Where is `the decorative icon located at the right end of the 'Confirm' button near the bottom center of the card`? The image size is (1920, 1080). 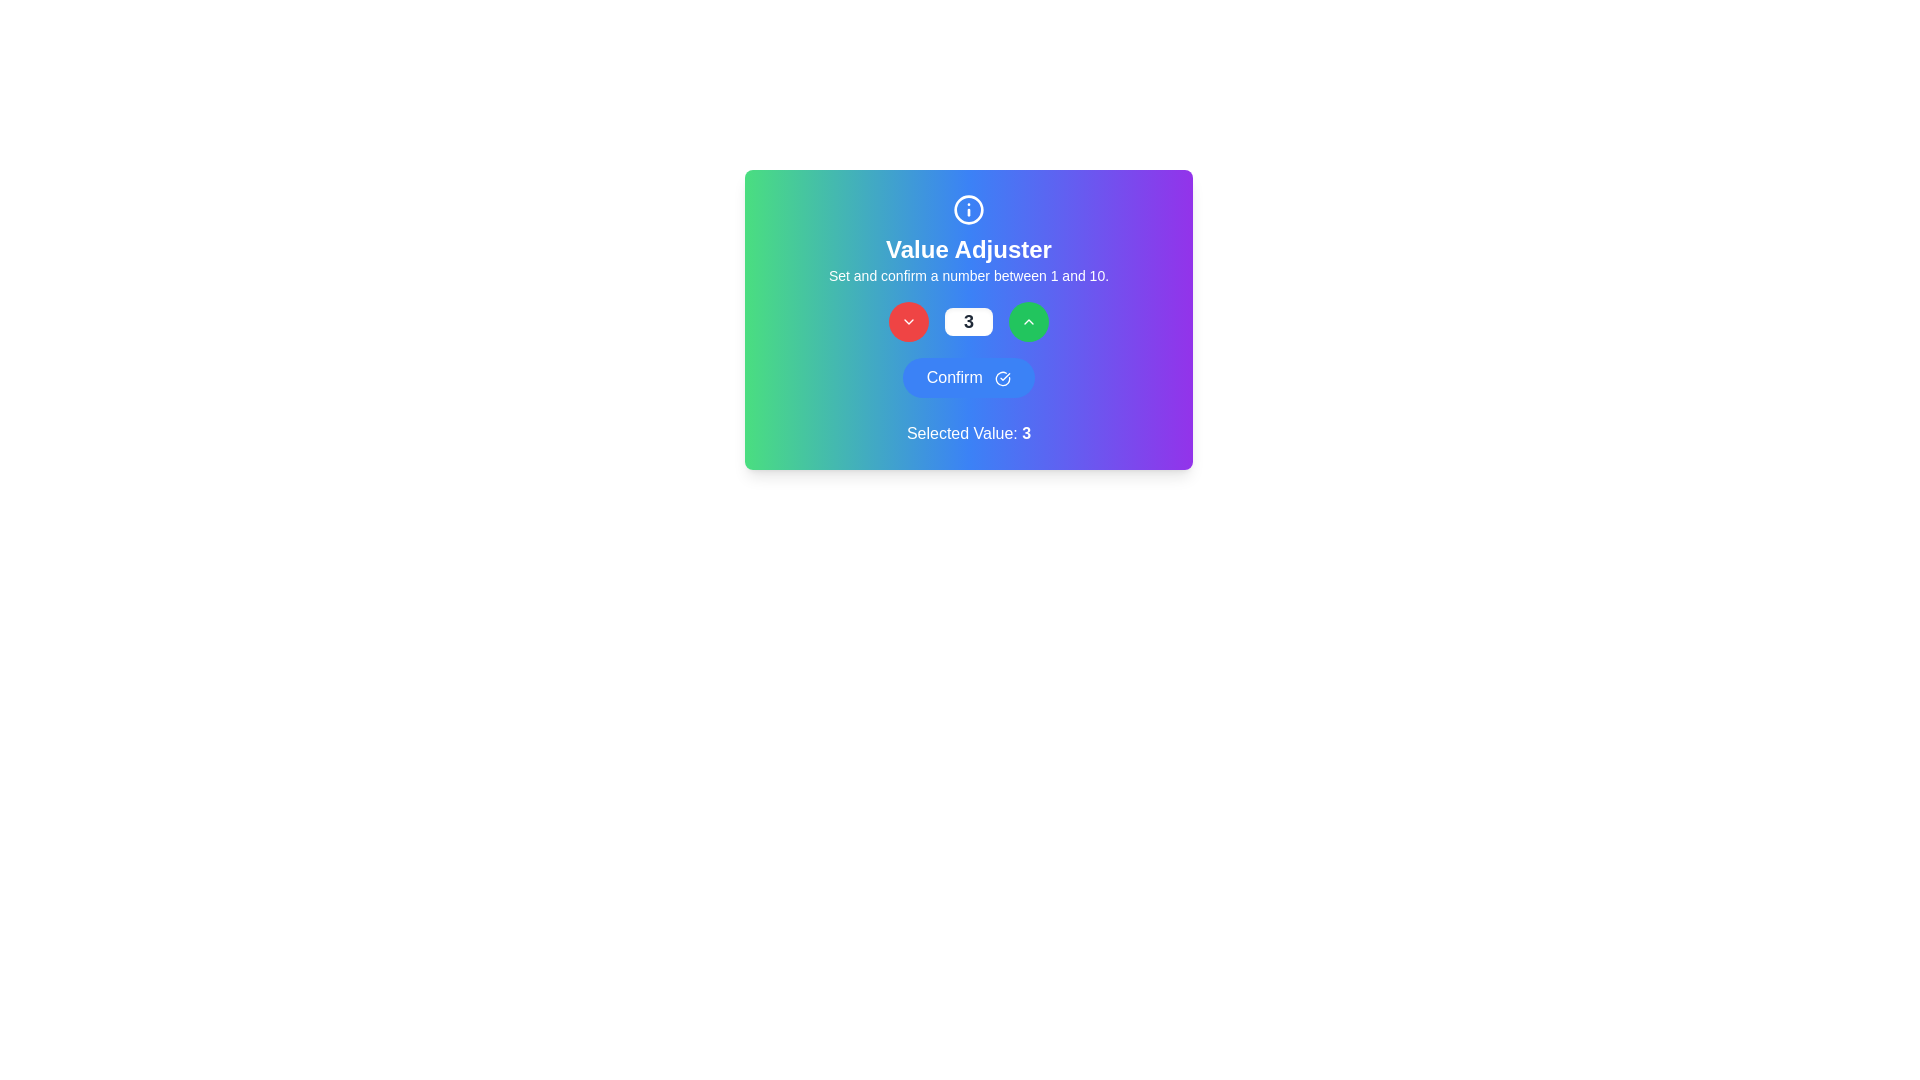
the decorative icon located at the right end of the 'Confirm' button near the bottom center of the card is located at coordinates (1003, 378).